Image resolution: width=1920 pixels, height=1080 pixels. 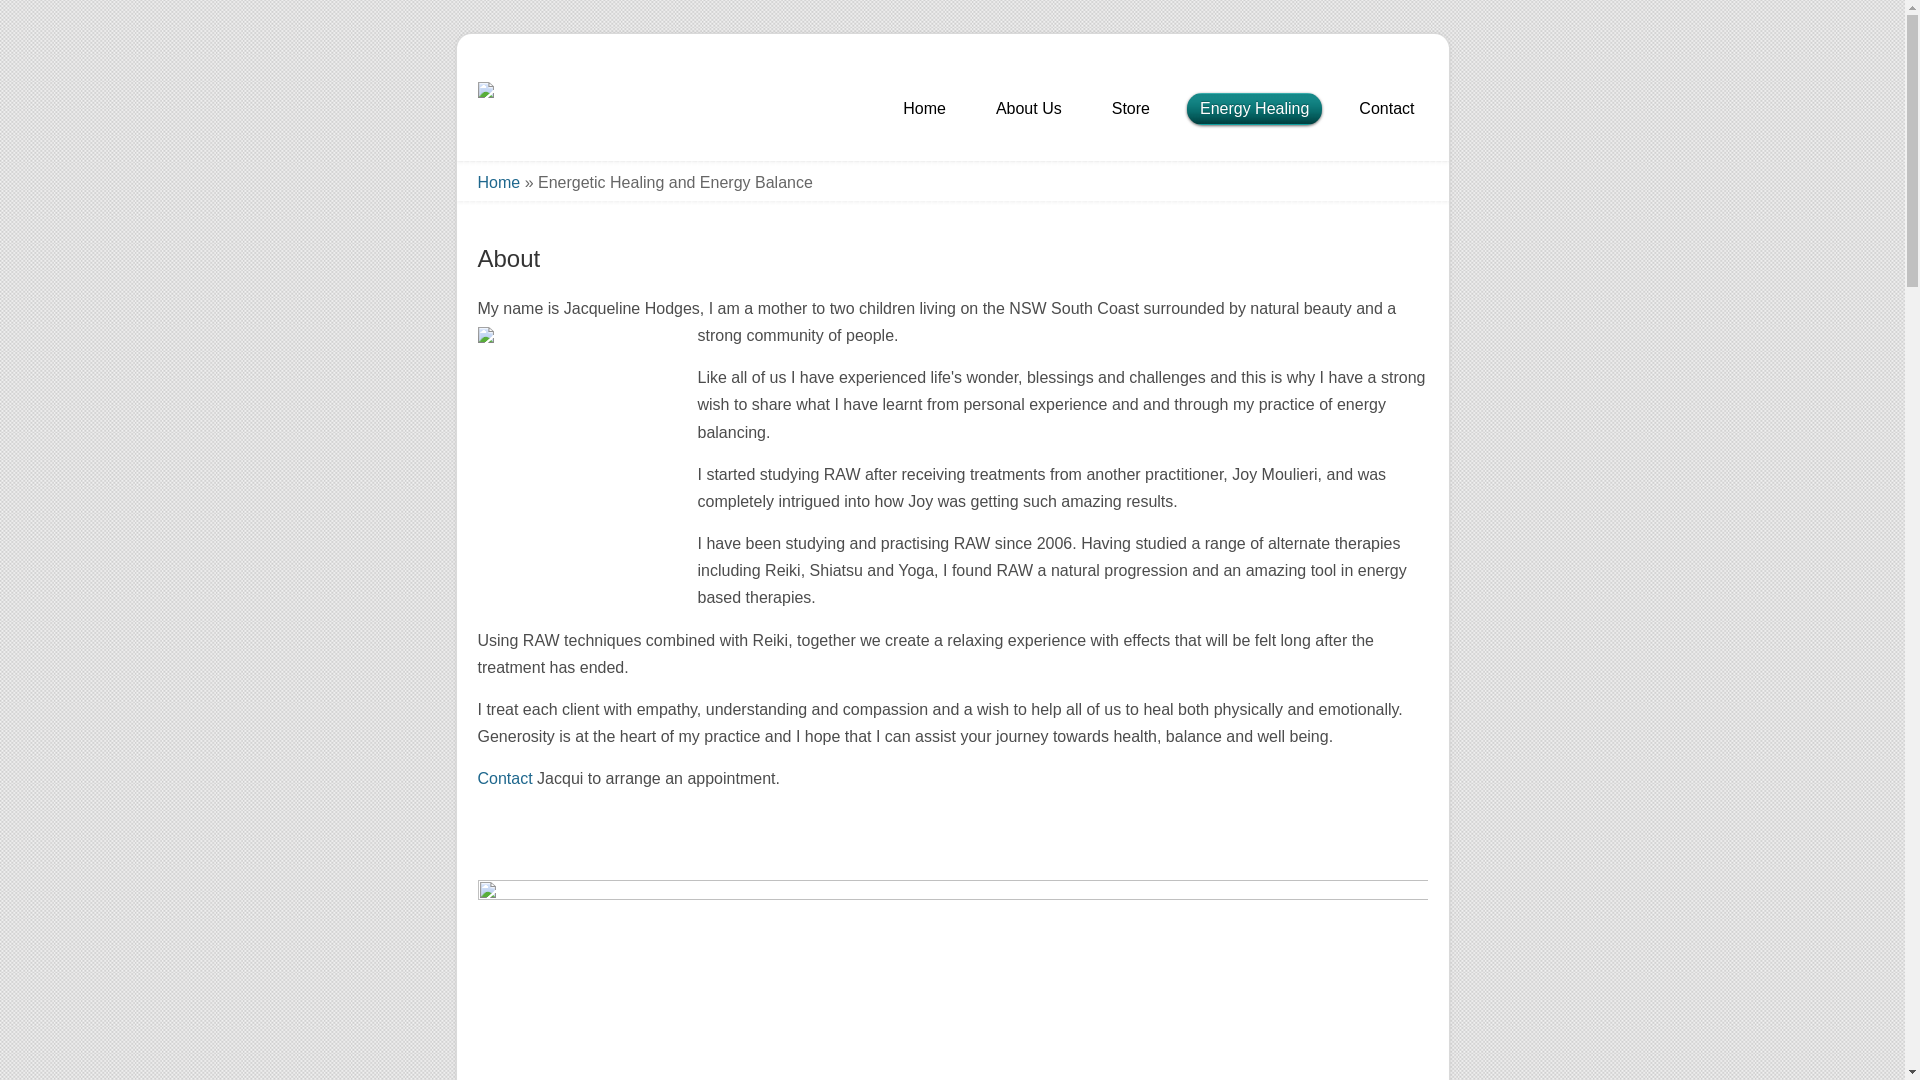 I want to click on 'Energy Healing', so click(x=1253, y=111).